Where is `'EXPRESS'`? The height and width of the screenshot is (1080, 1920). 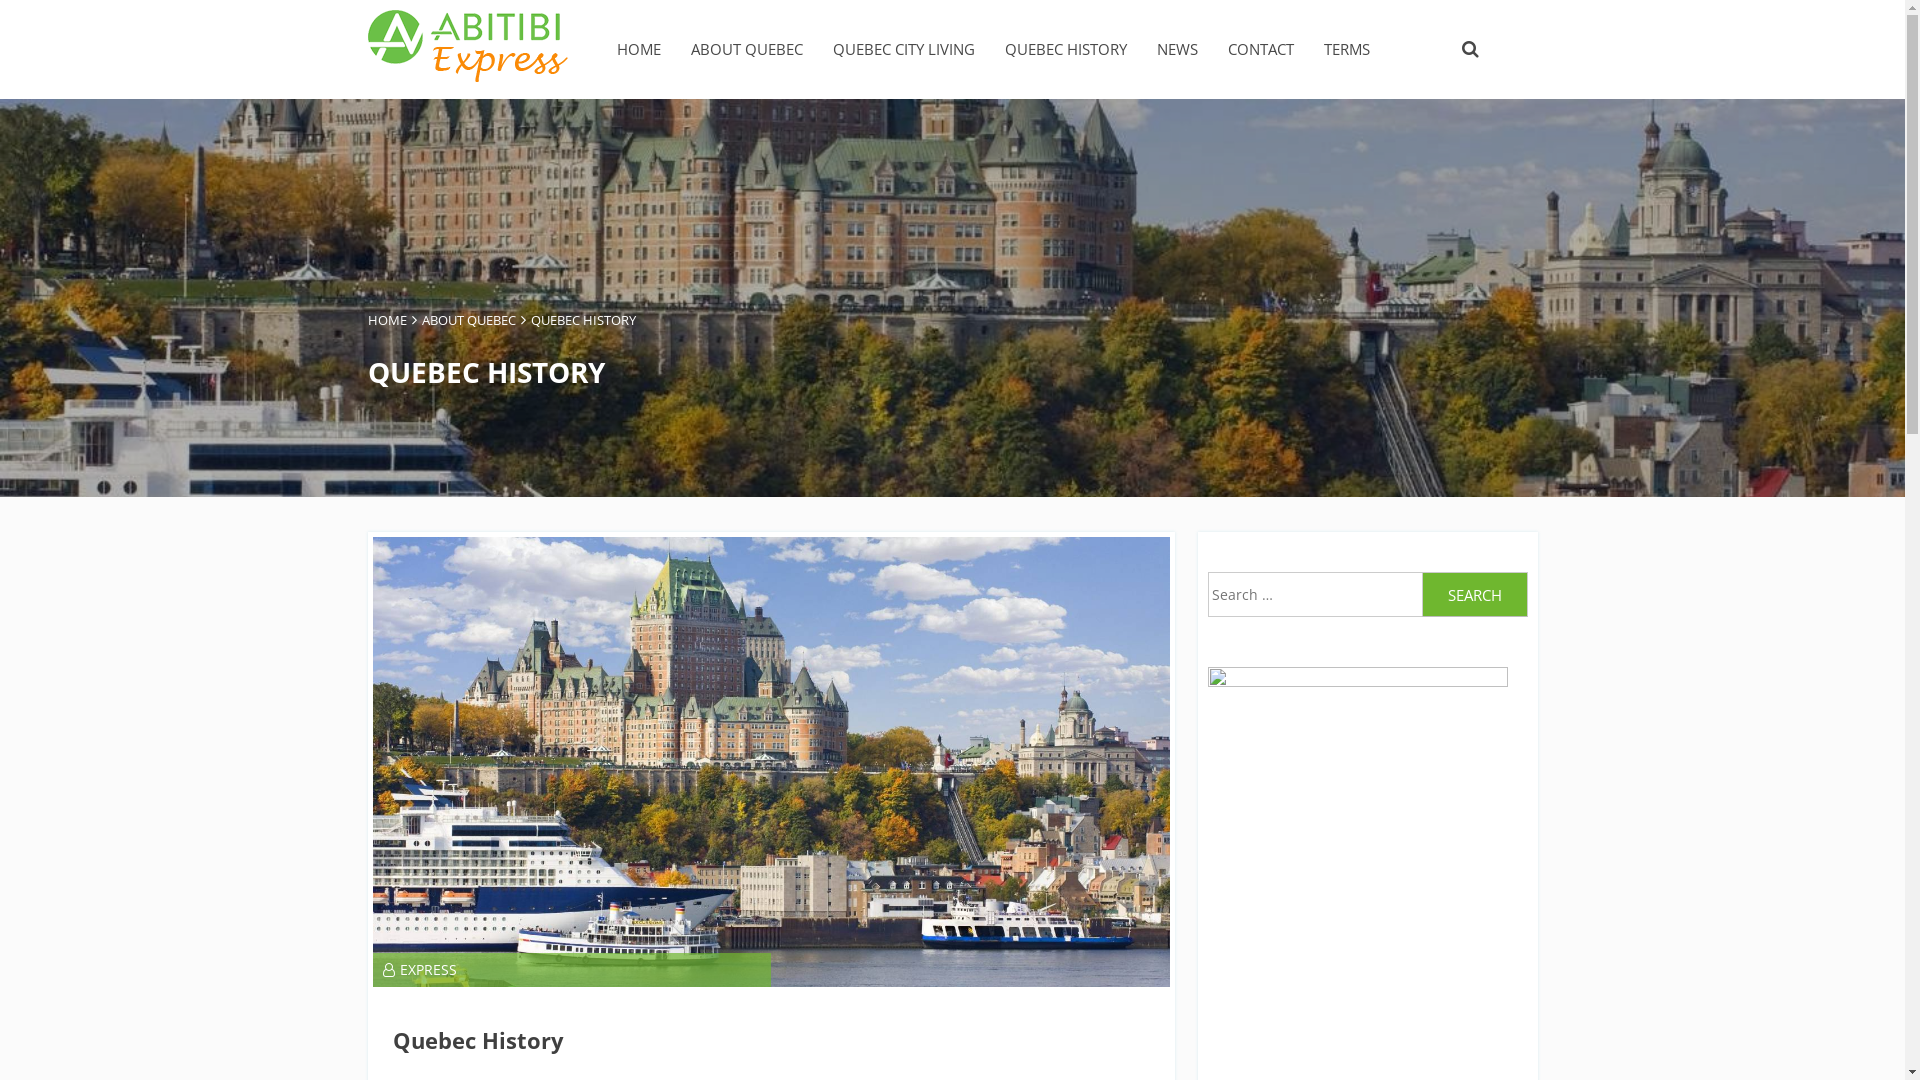
'EXPRESS' is located at coordinates (417, 968).